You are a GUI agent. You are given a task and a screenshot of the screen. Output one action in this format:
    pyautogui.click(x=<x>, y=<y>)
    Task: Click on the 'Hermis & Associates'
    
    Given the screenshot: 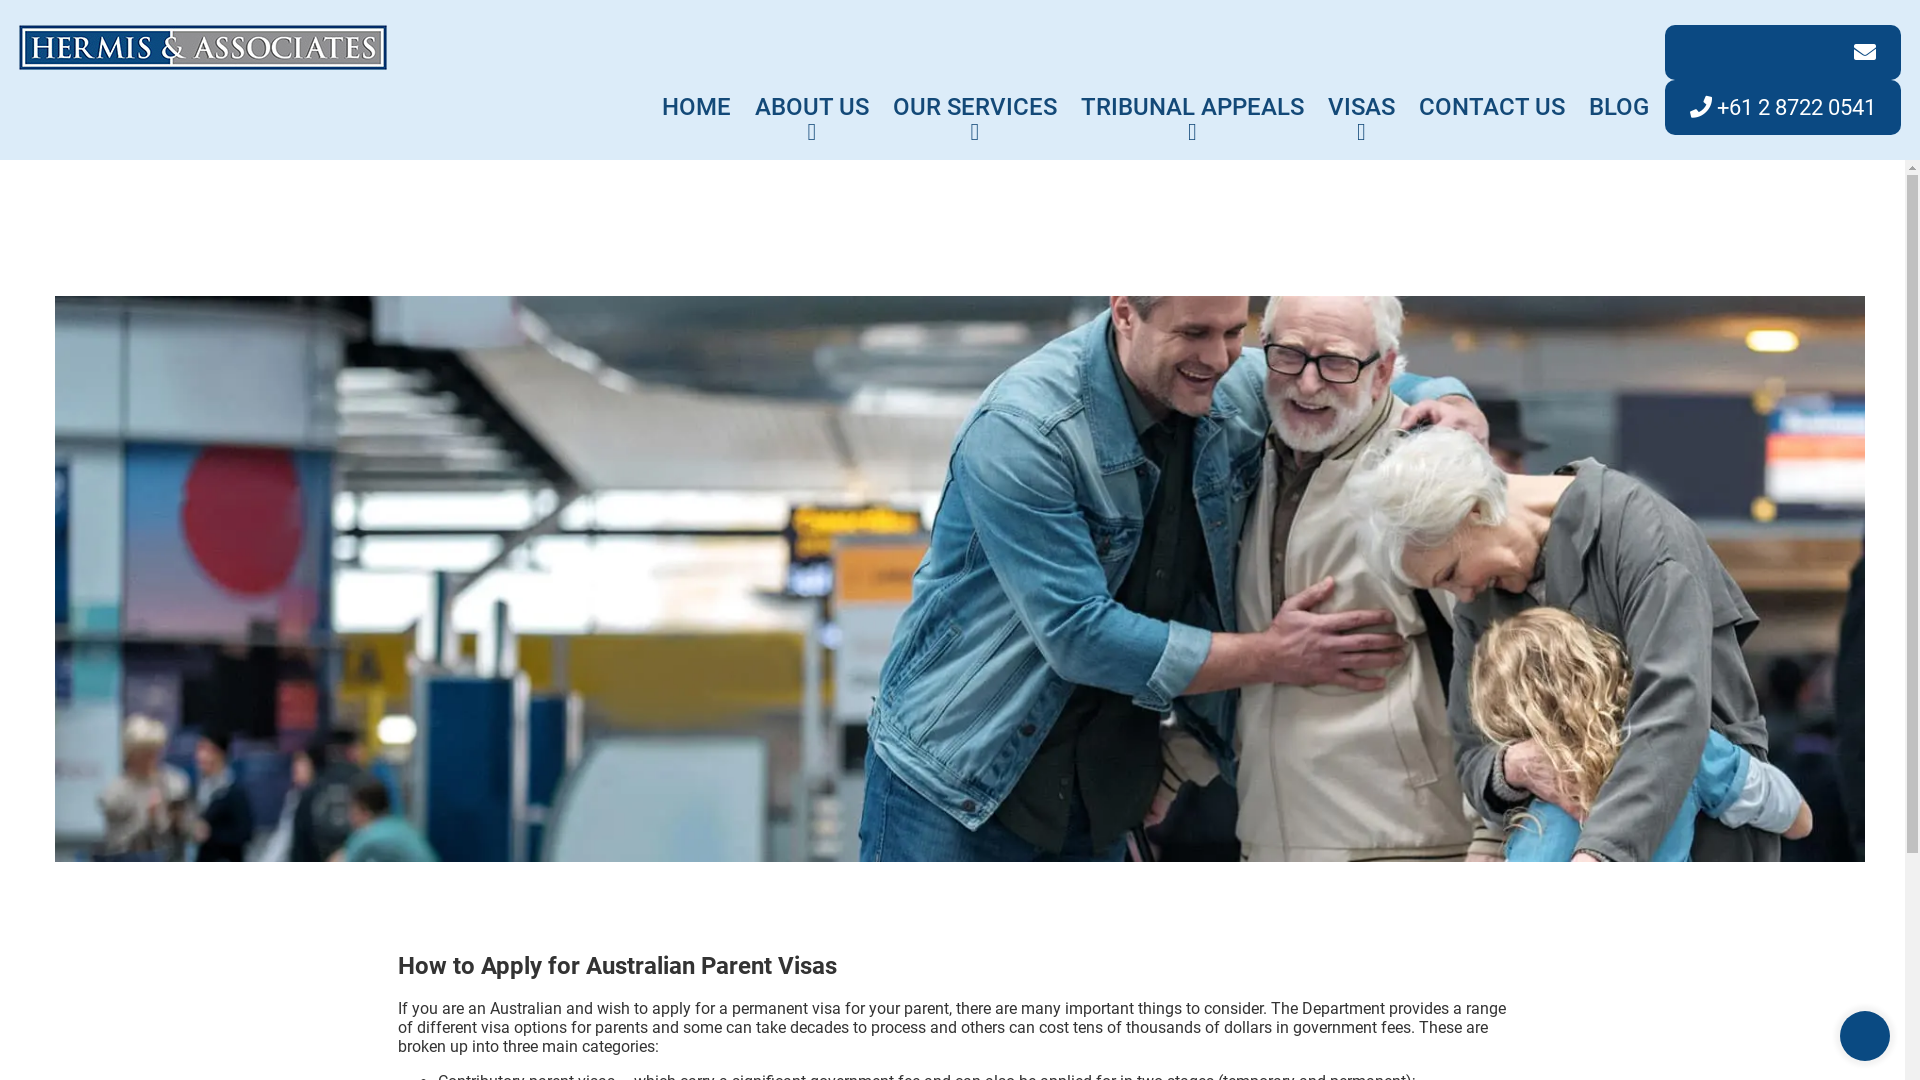 What is the action you would take?
    pyautogui.click(x=202, y=45)
    